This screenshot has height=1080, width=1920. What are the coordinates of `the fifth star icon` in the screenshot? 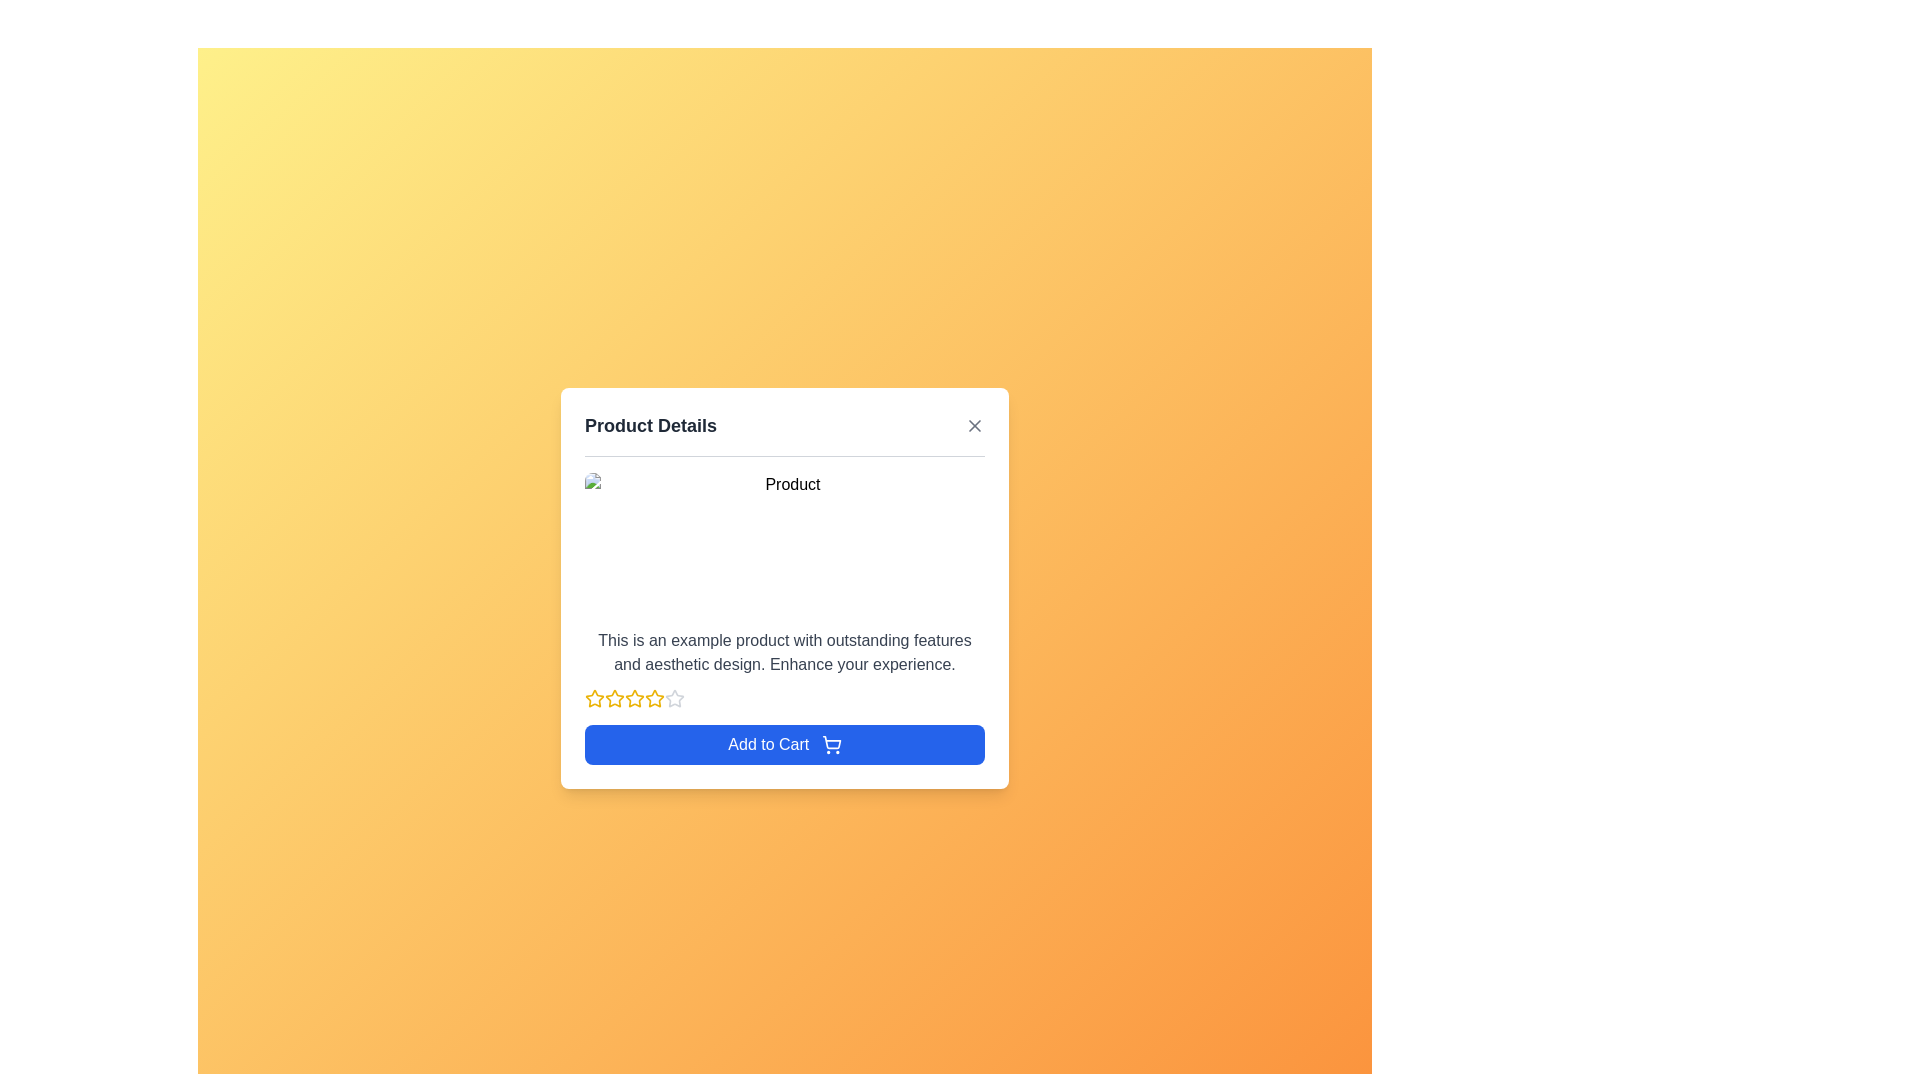 It's located at (633, 697).